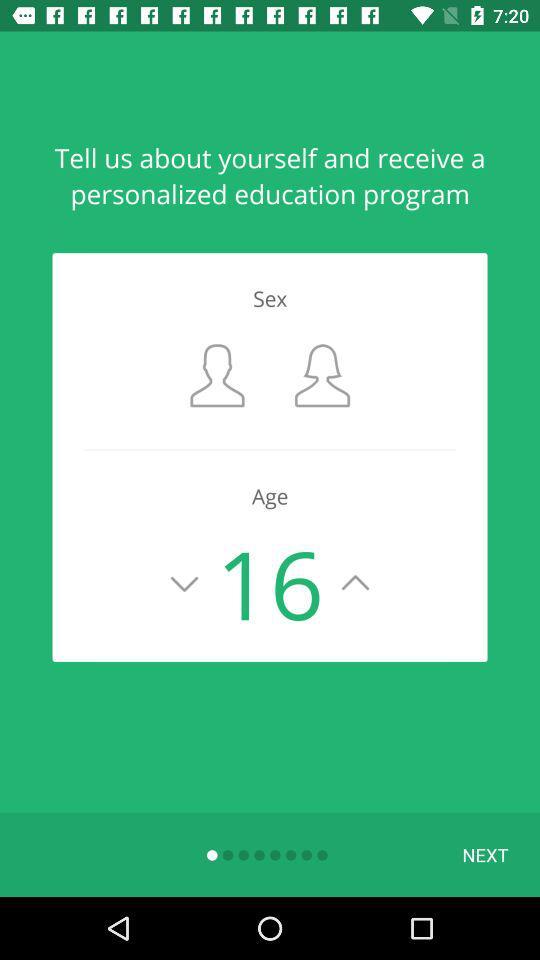  What do you see at coordinates (484, 853) in the screenshot?
I see `the item at the bottom right corner` at bounding box center [484, 853].